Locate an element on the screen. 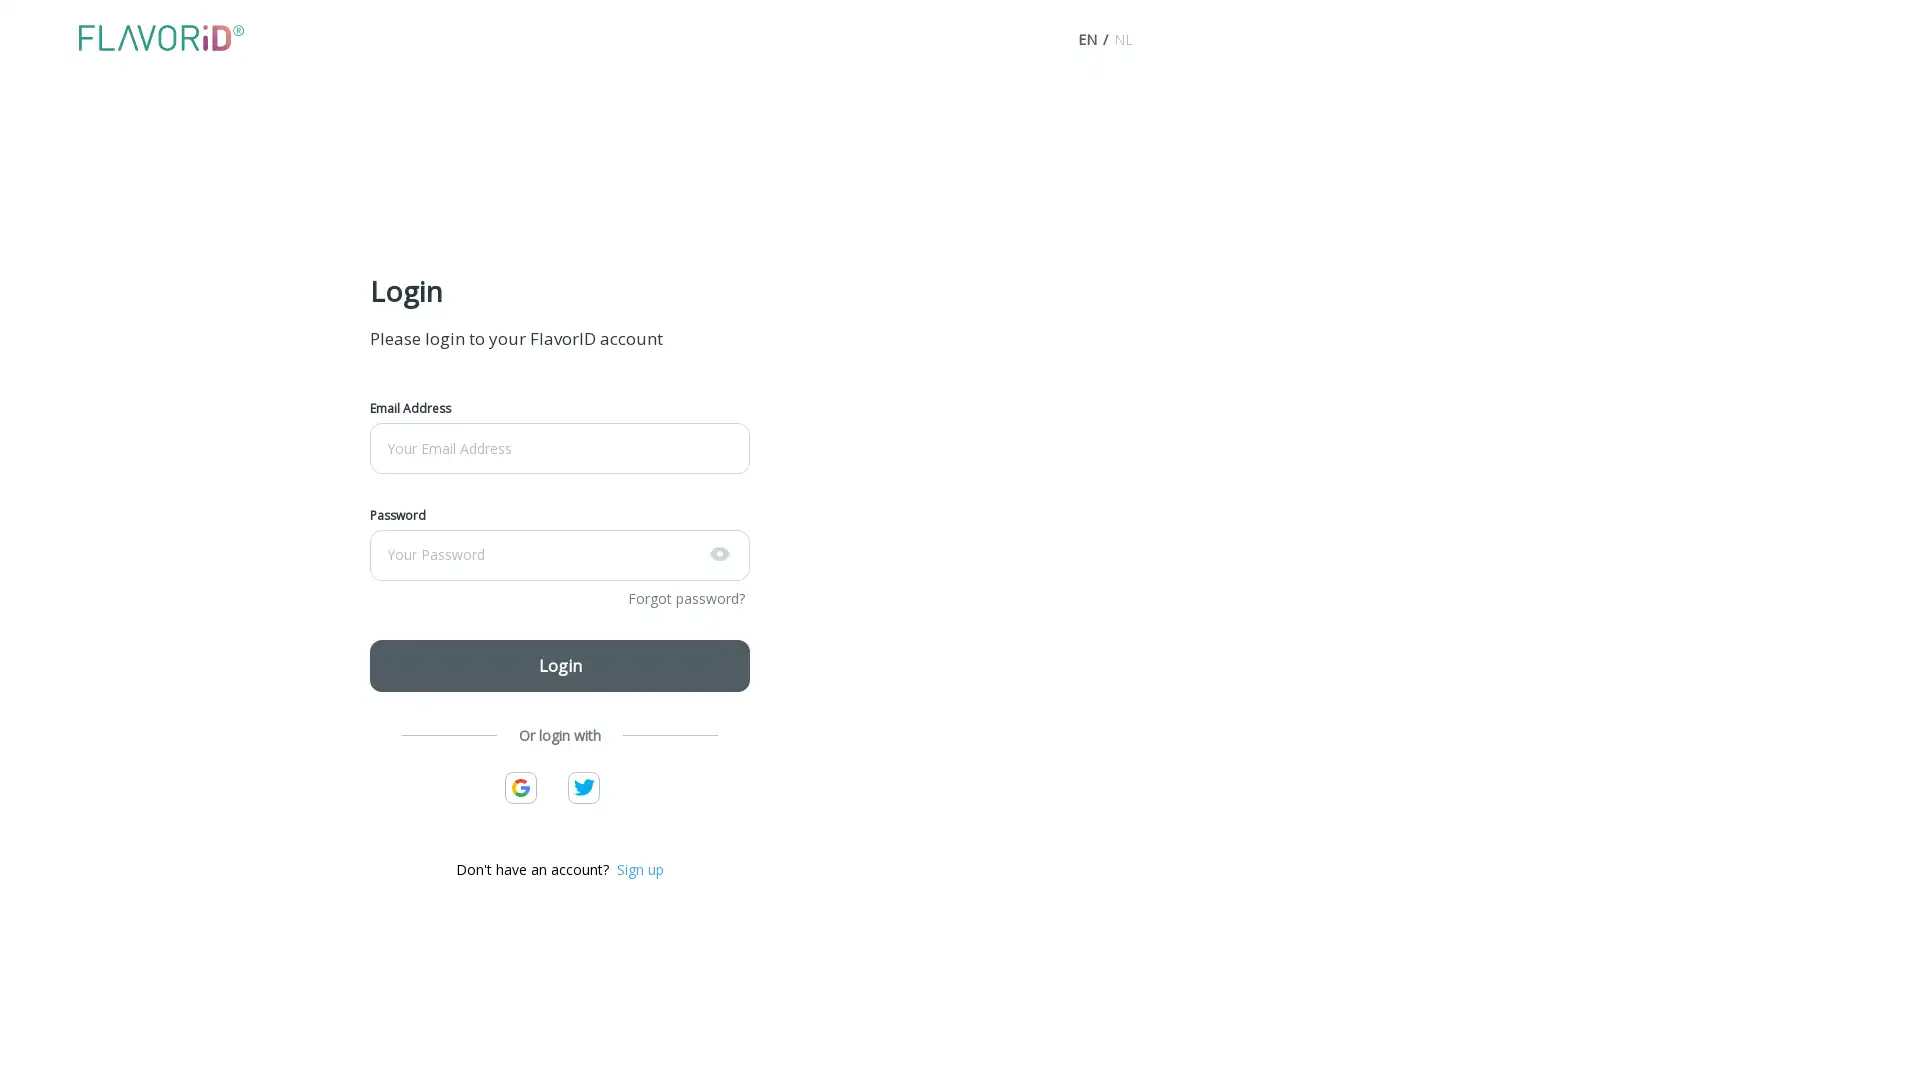 This screenshot has height=1080, width=1920. Login is located at coordinates (560, 664).